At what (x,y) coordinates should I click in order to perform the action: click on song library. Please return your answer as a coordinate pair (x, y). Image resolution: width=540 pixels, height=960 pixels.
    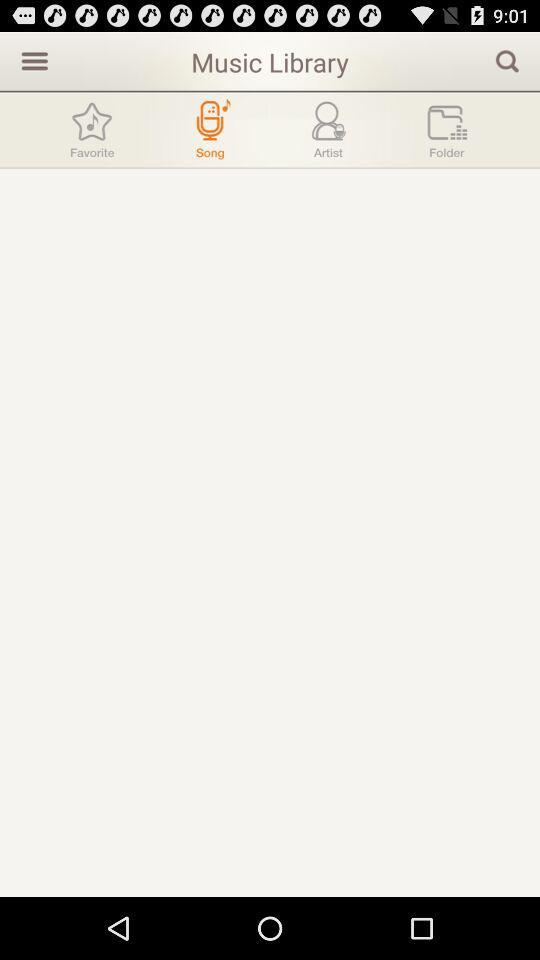
    Looking at the image, I should click on (209, 128).